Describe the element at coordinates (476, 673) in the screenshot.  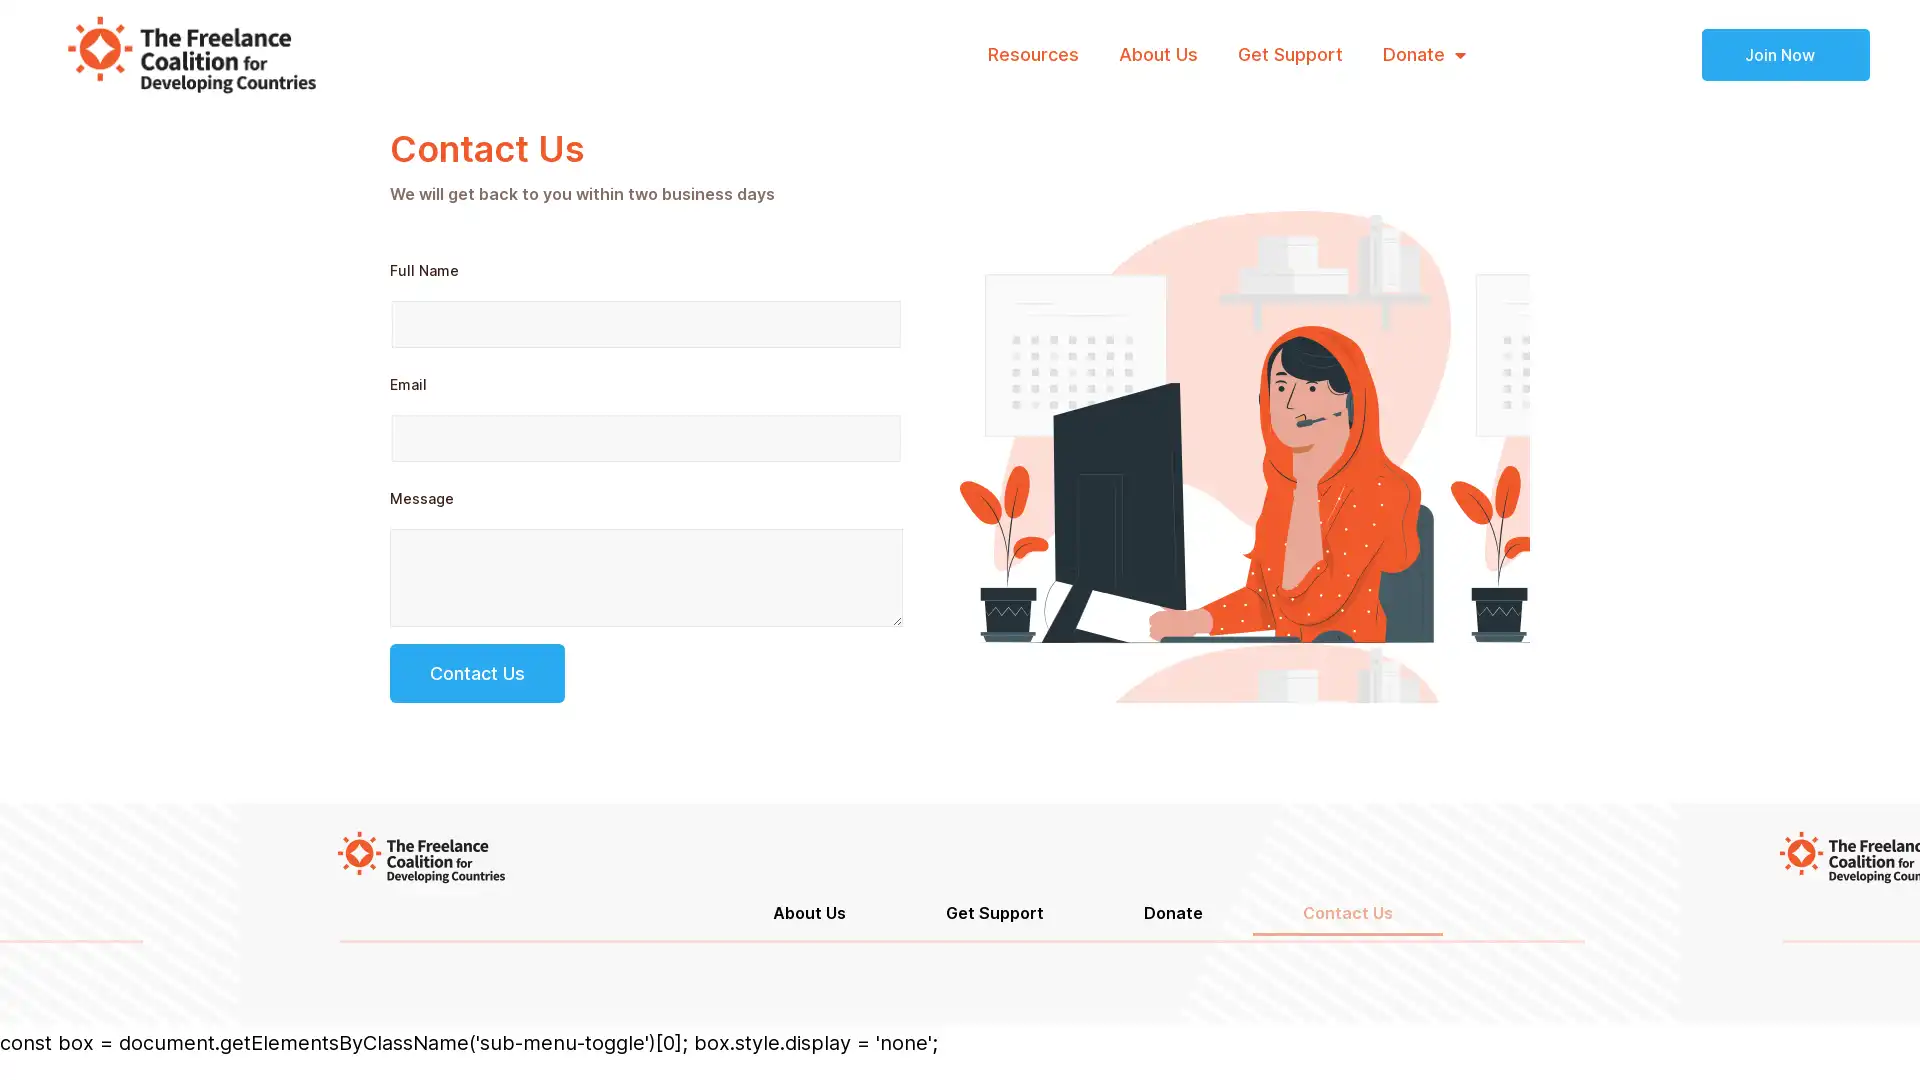
I see `Contact Us` at that location.